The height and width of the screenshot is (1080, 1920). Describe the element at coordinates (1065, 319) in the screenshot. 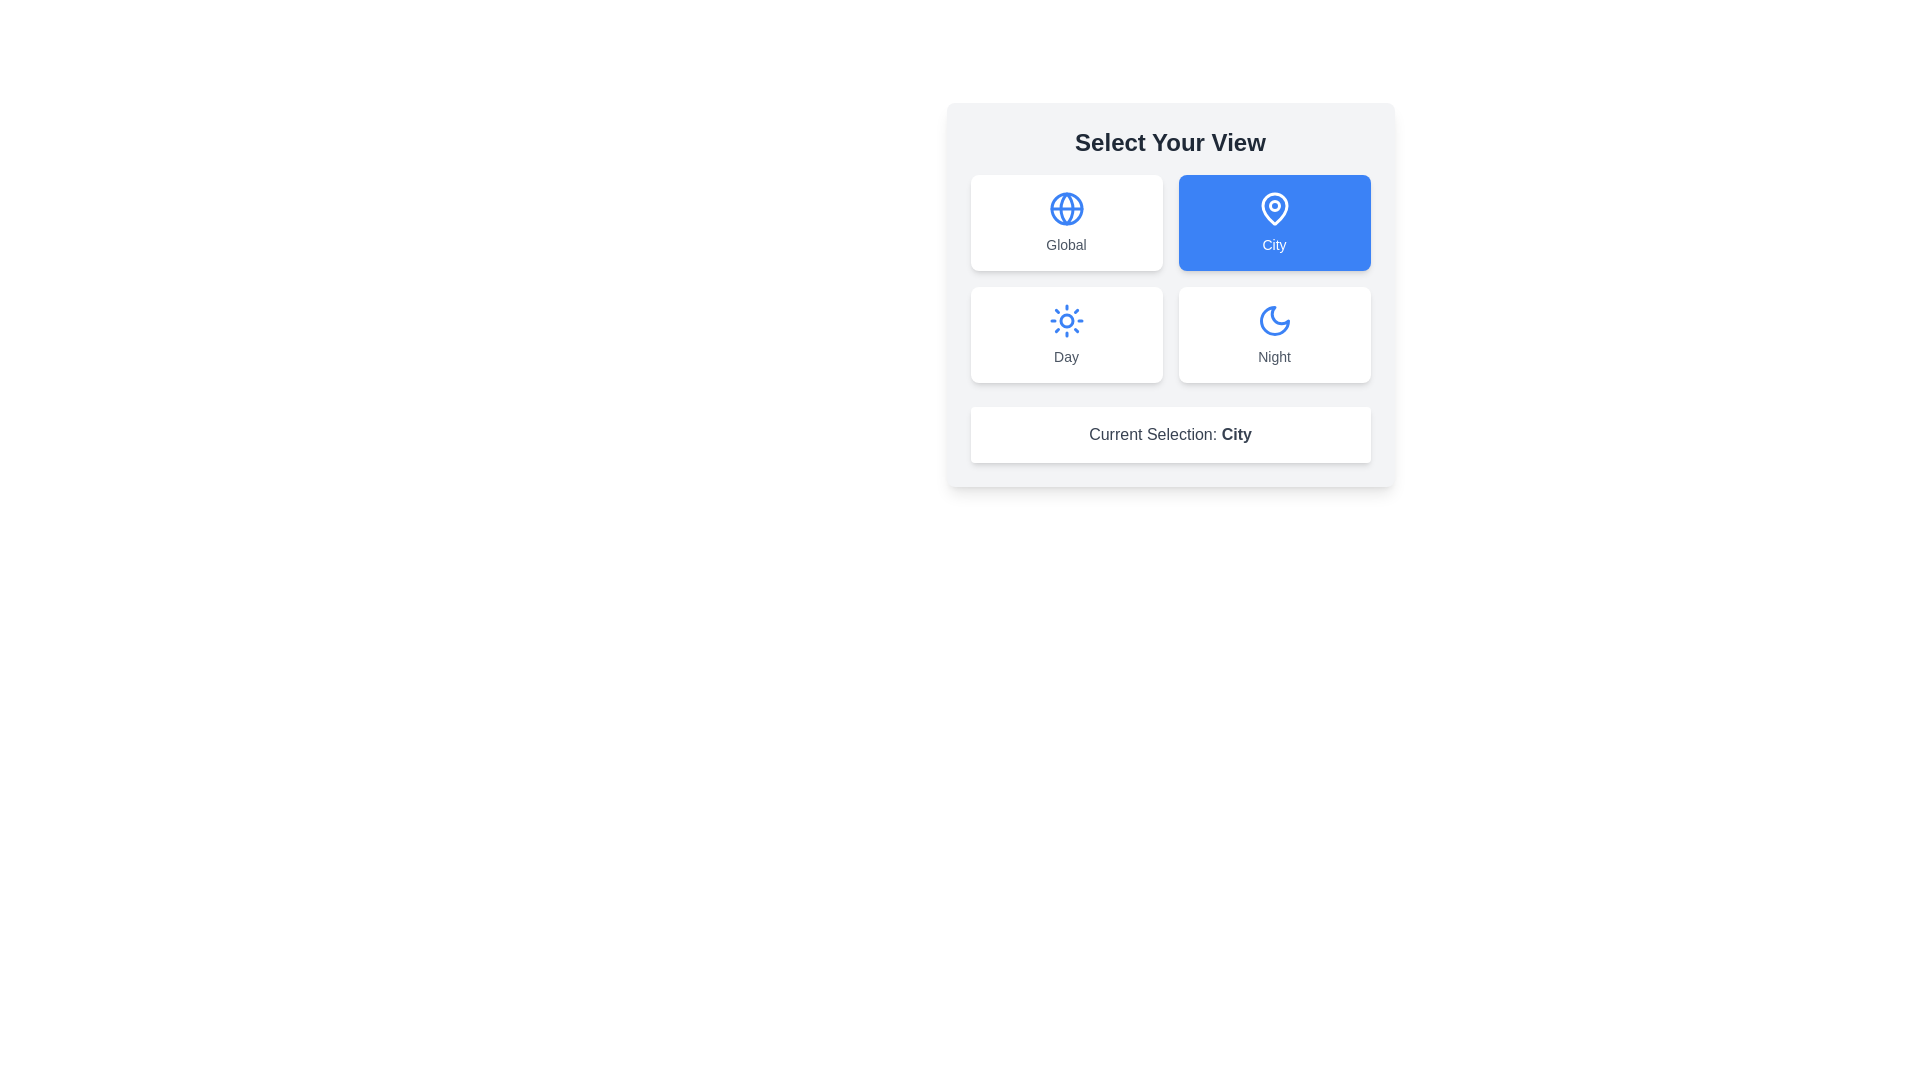

I see `the 'Day' icon located above the text label 'Day' within the selection grid` at that location.